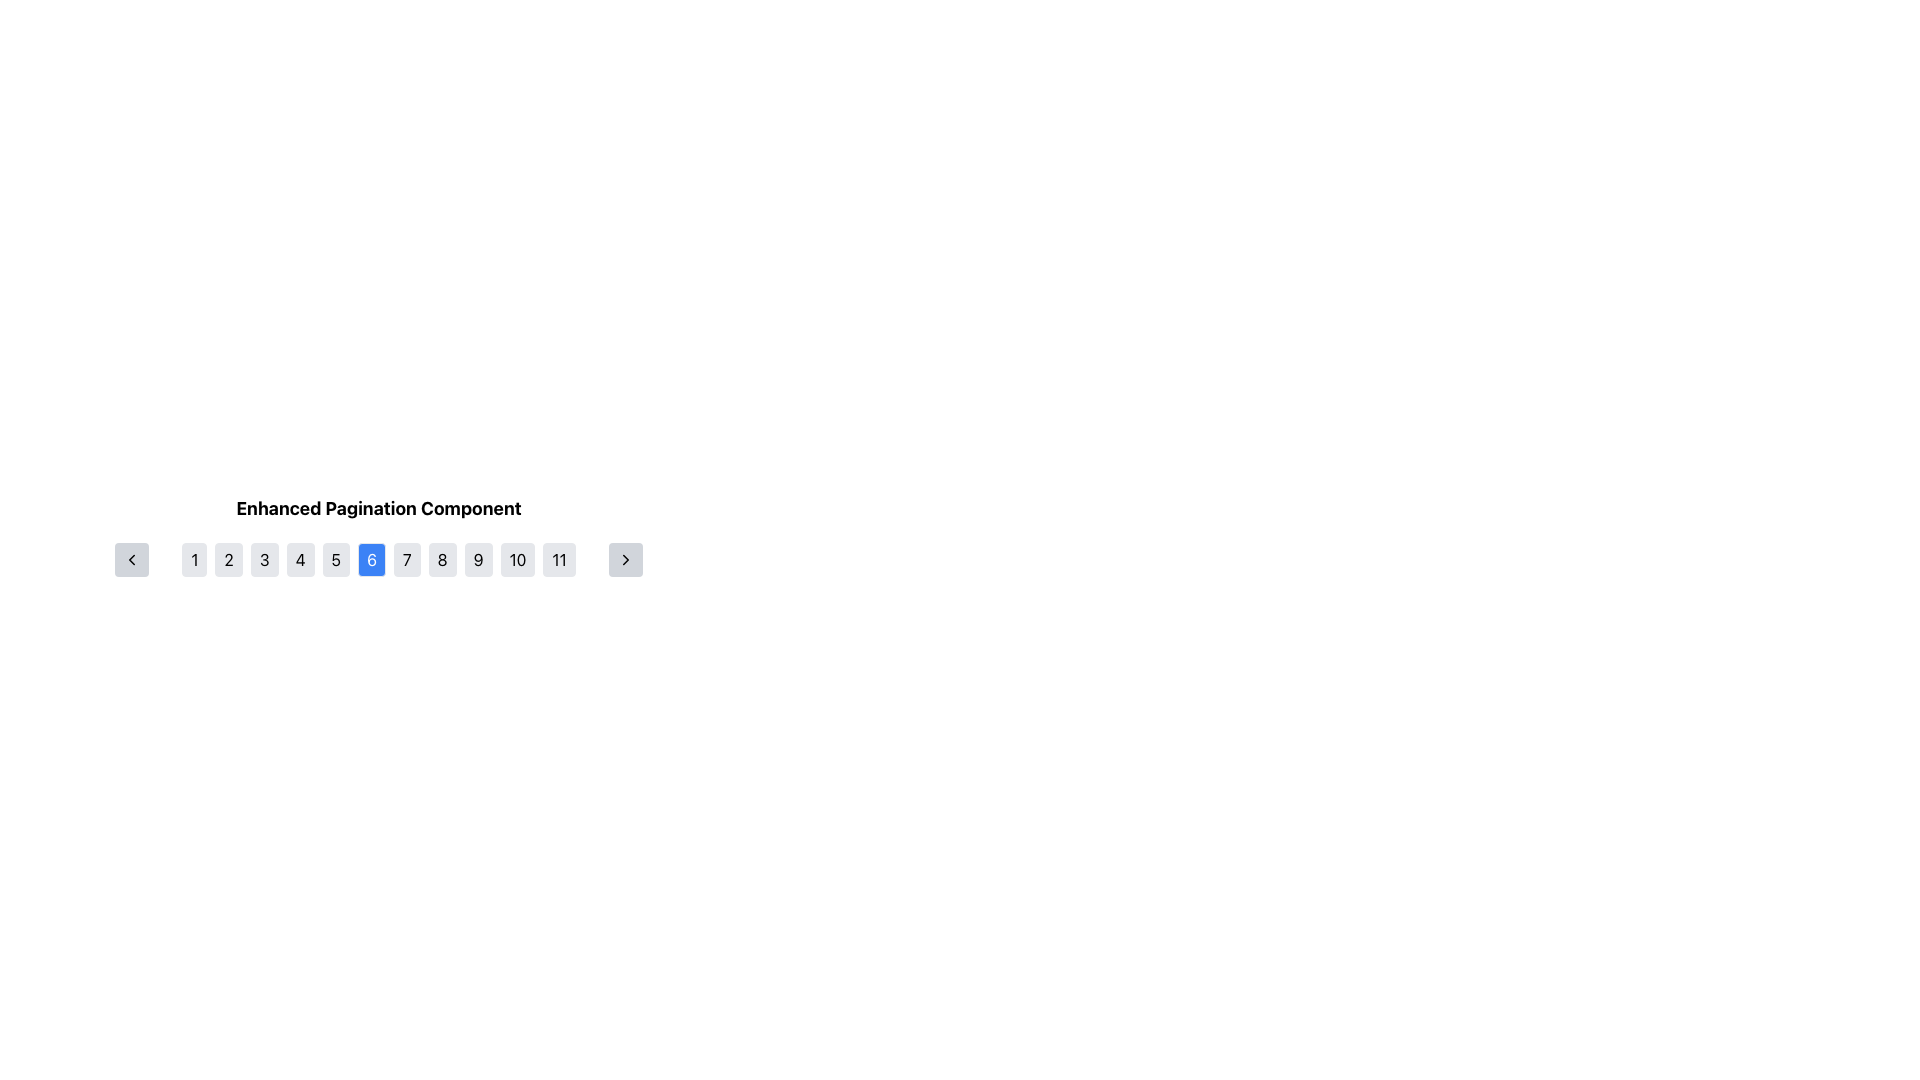  Describe the element at coordinates (406, 559) in the screenshot. I see `the rounded rectangular button displaying the number '7'` at that location.